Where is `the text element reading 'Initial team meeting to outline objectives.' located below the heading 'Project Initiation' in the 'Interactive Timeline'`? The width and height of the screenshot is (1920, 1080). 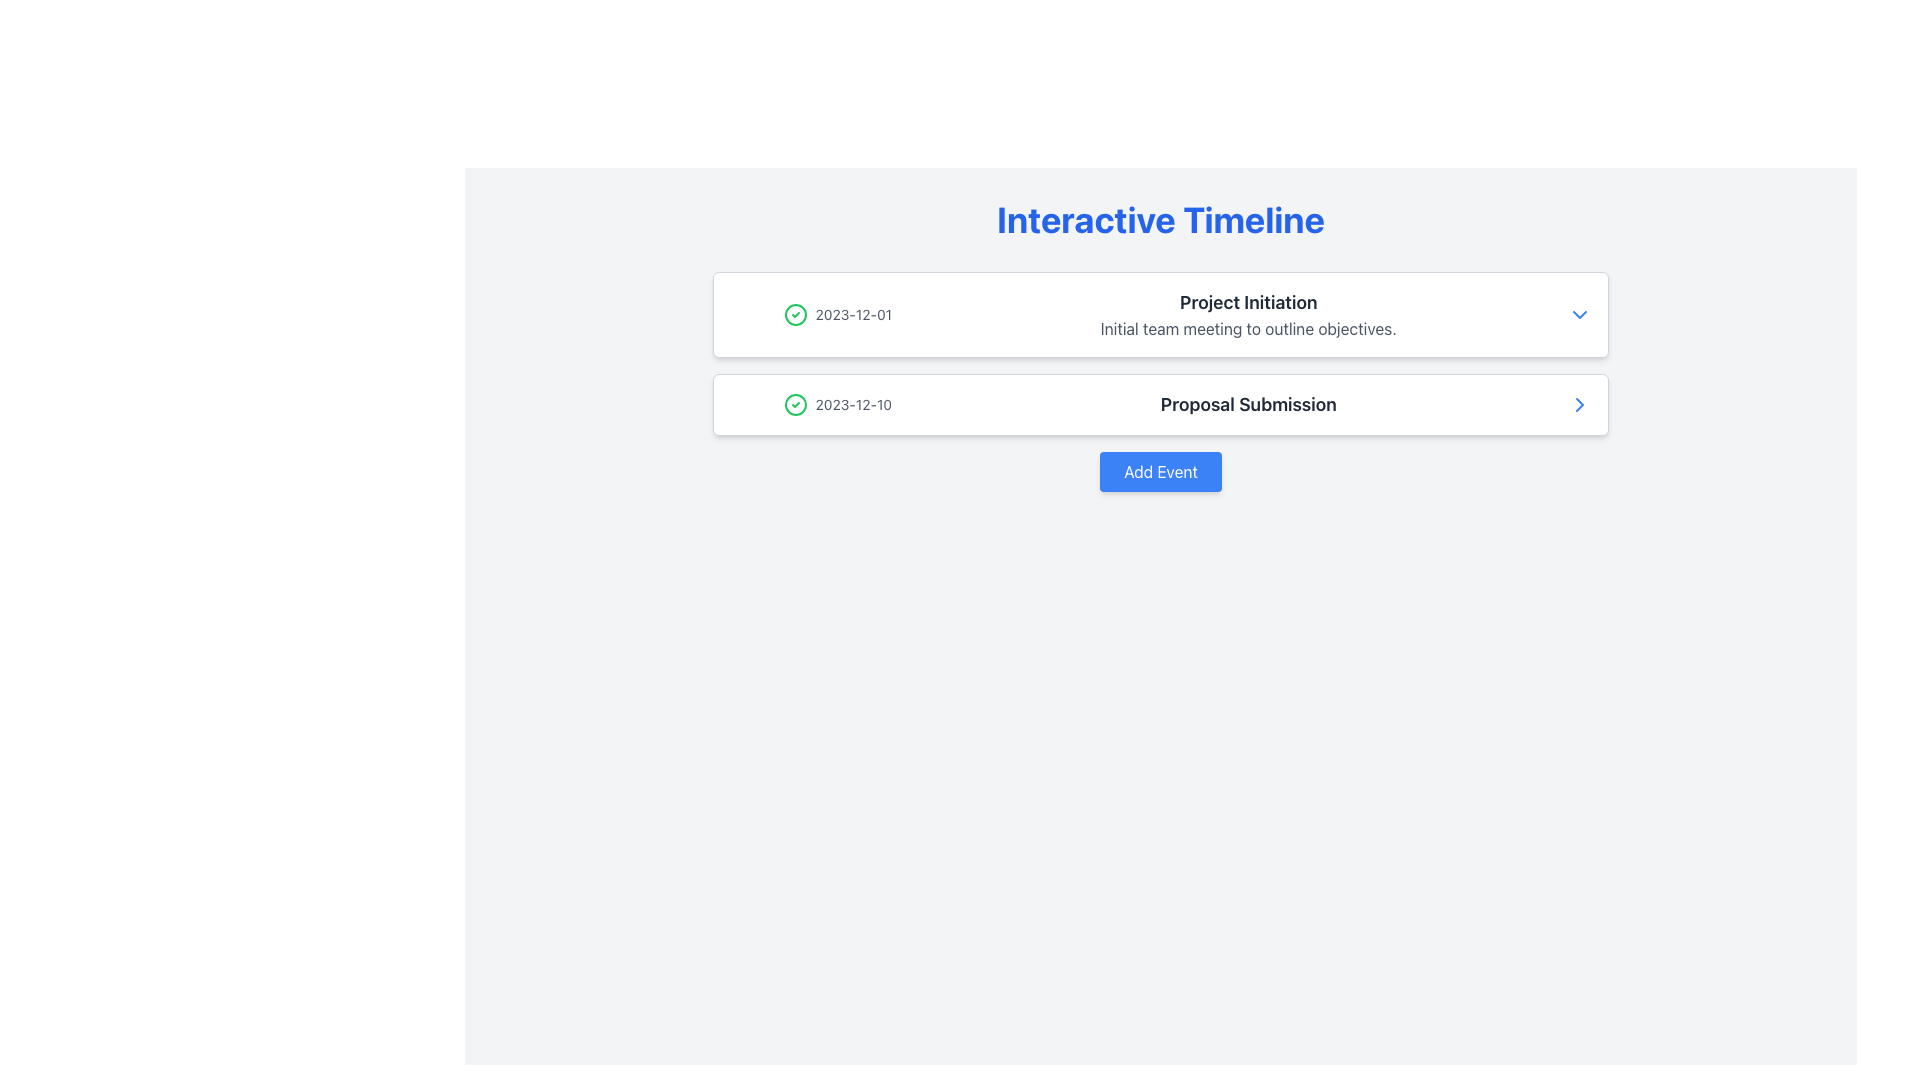 the text element reading 'Initial team meeting to outline objectives.' located below the heading 'Project Initiation' in the 'Interactive Timeline' is located at coordinates (1247, 327).